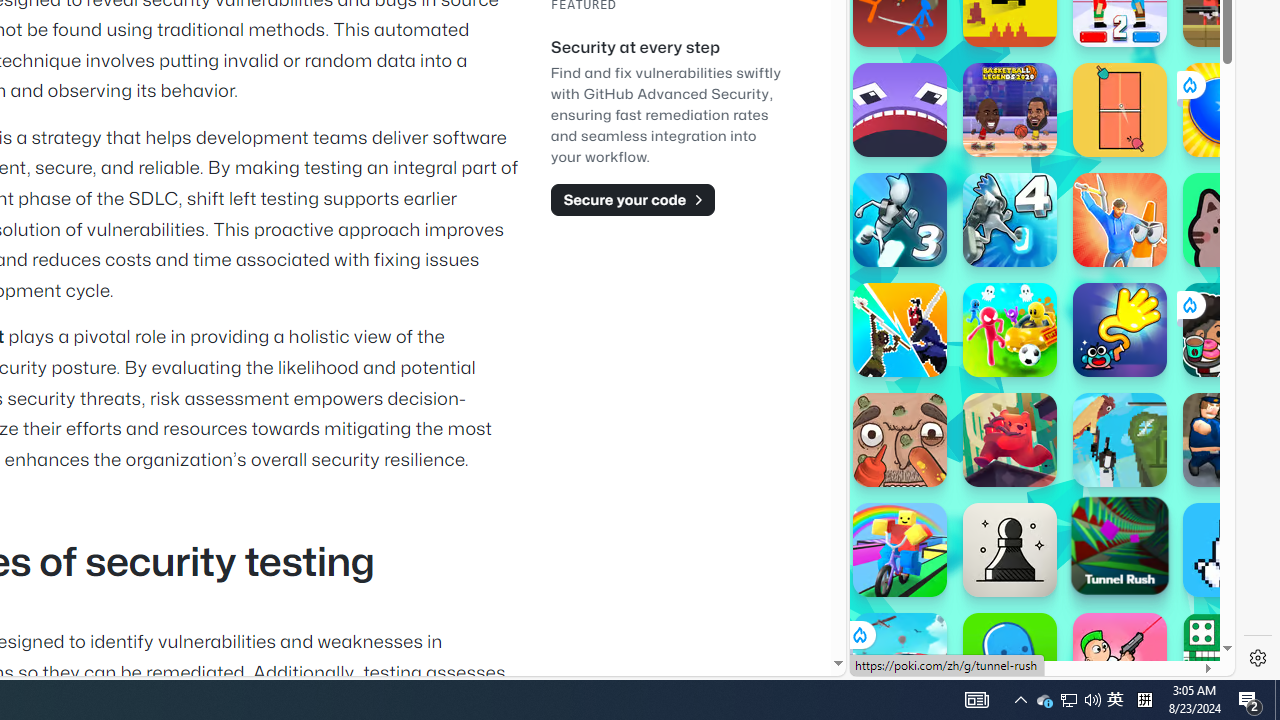  I want to click on 'Goober World', so click(1009, 659).